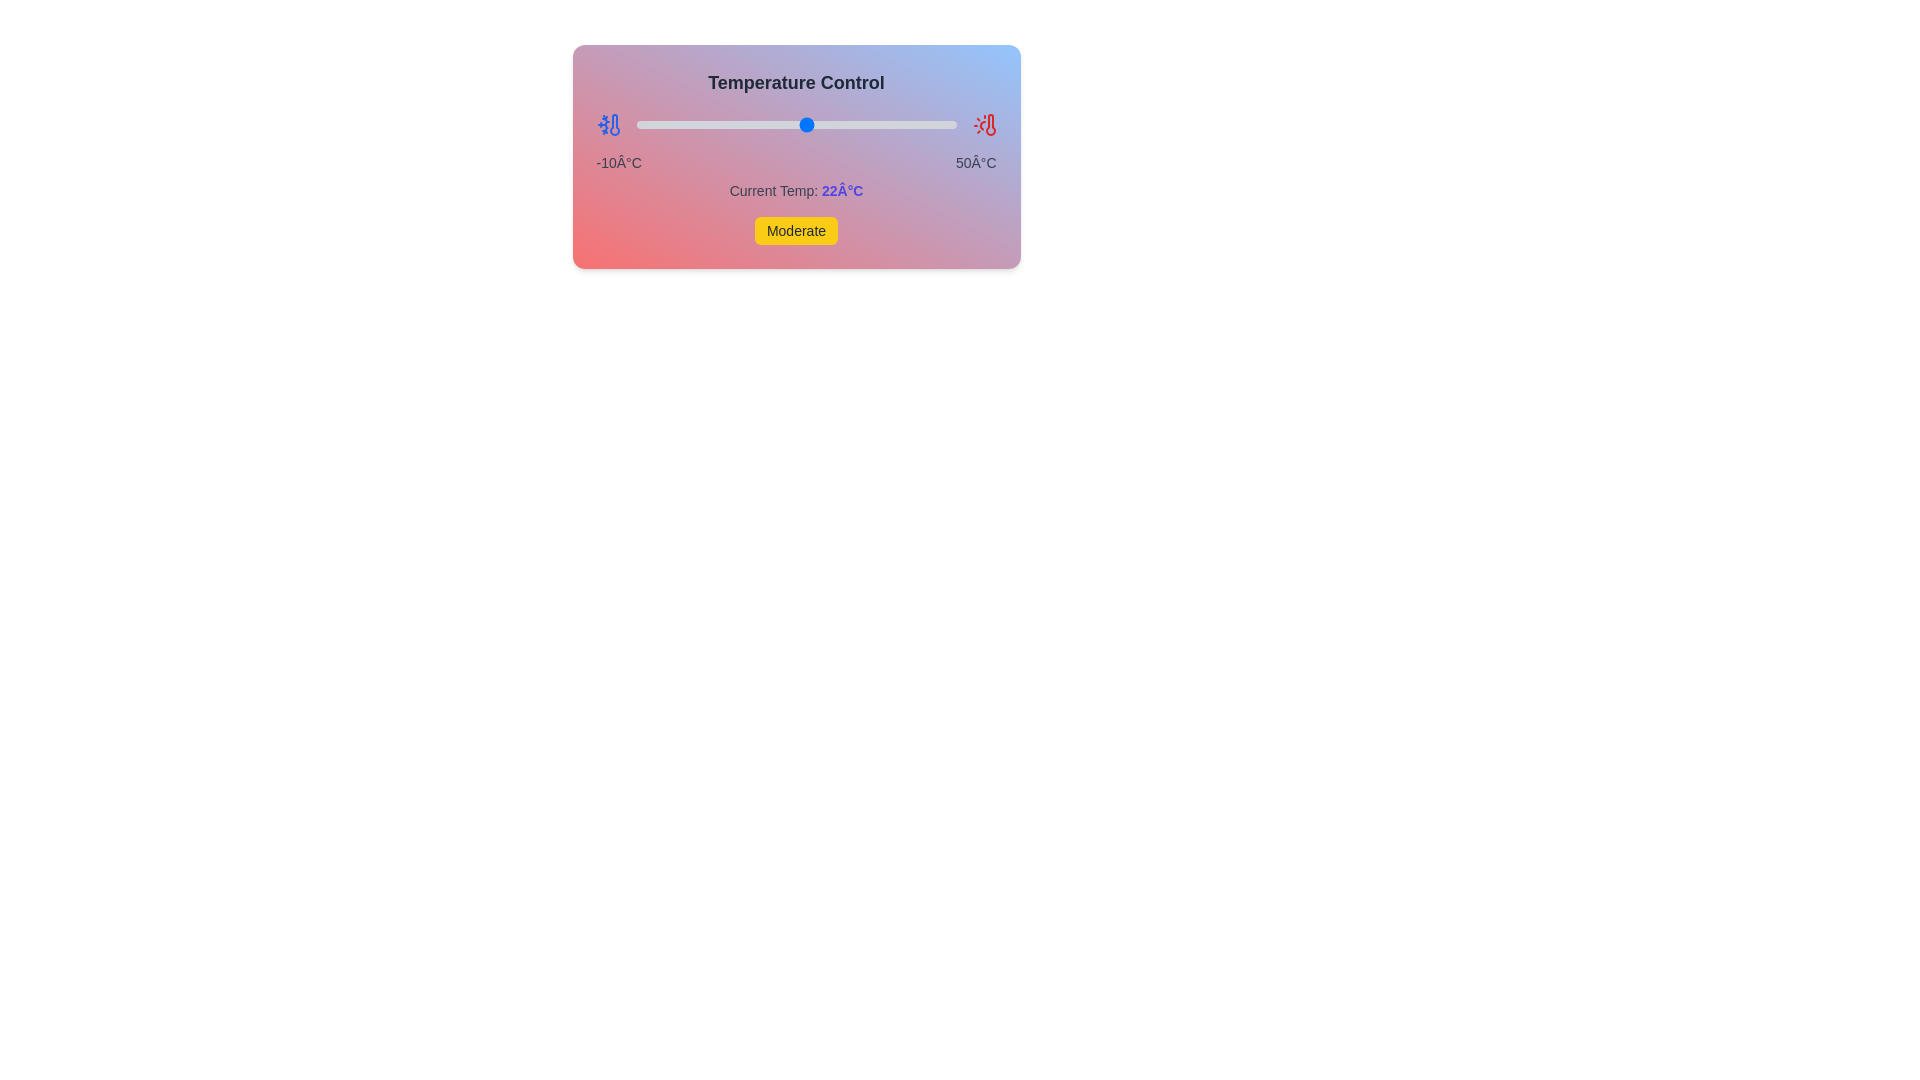  What do you see at coordinates (705, 124) in the screenshot?
I see `the temperature slider to 3°C` at bounding box center [705, 124].